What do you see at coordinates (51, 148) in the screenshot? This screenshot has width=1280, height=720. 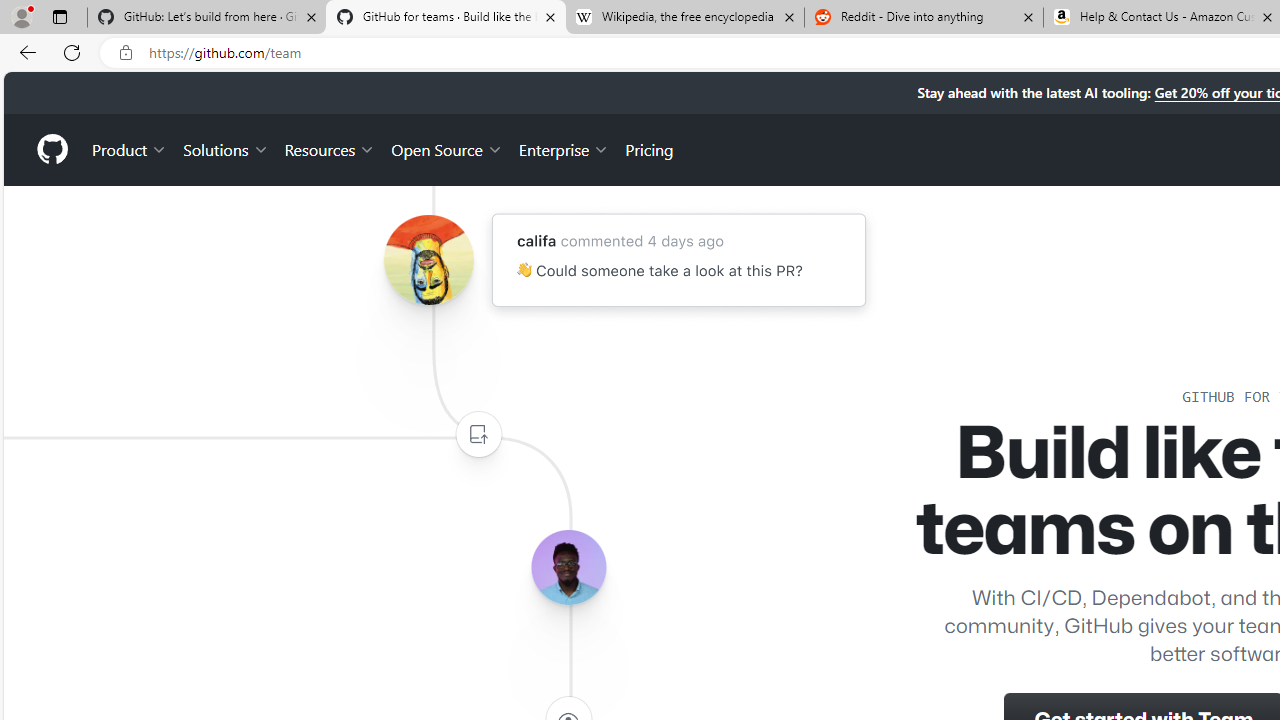 I see `'Homepage'` at bounding box center [51, 148].